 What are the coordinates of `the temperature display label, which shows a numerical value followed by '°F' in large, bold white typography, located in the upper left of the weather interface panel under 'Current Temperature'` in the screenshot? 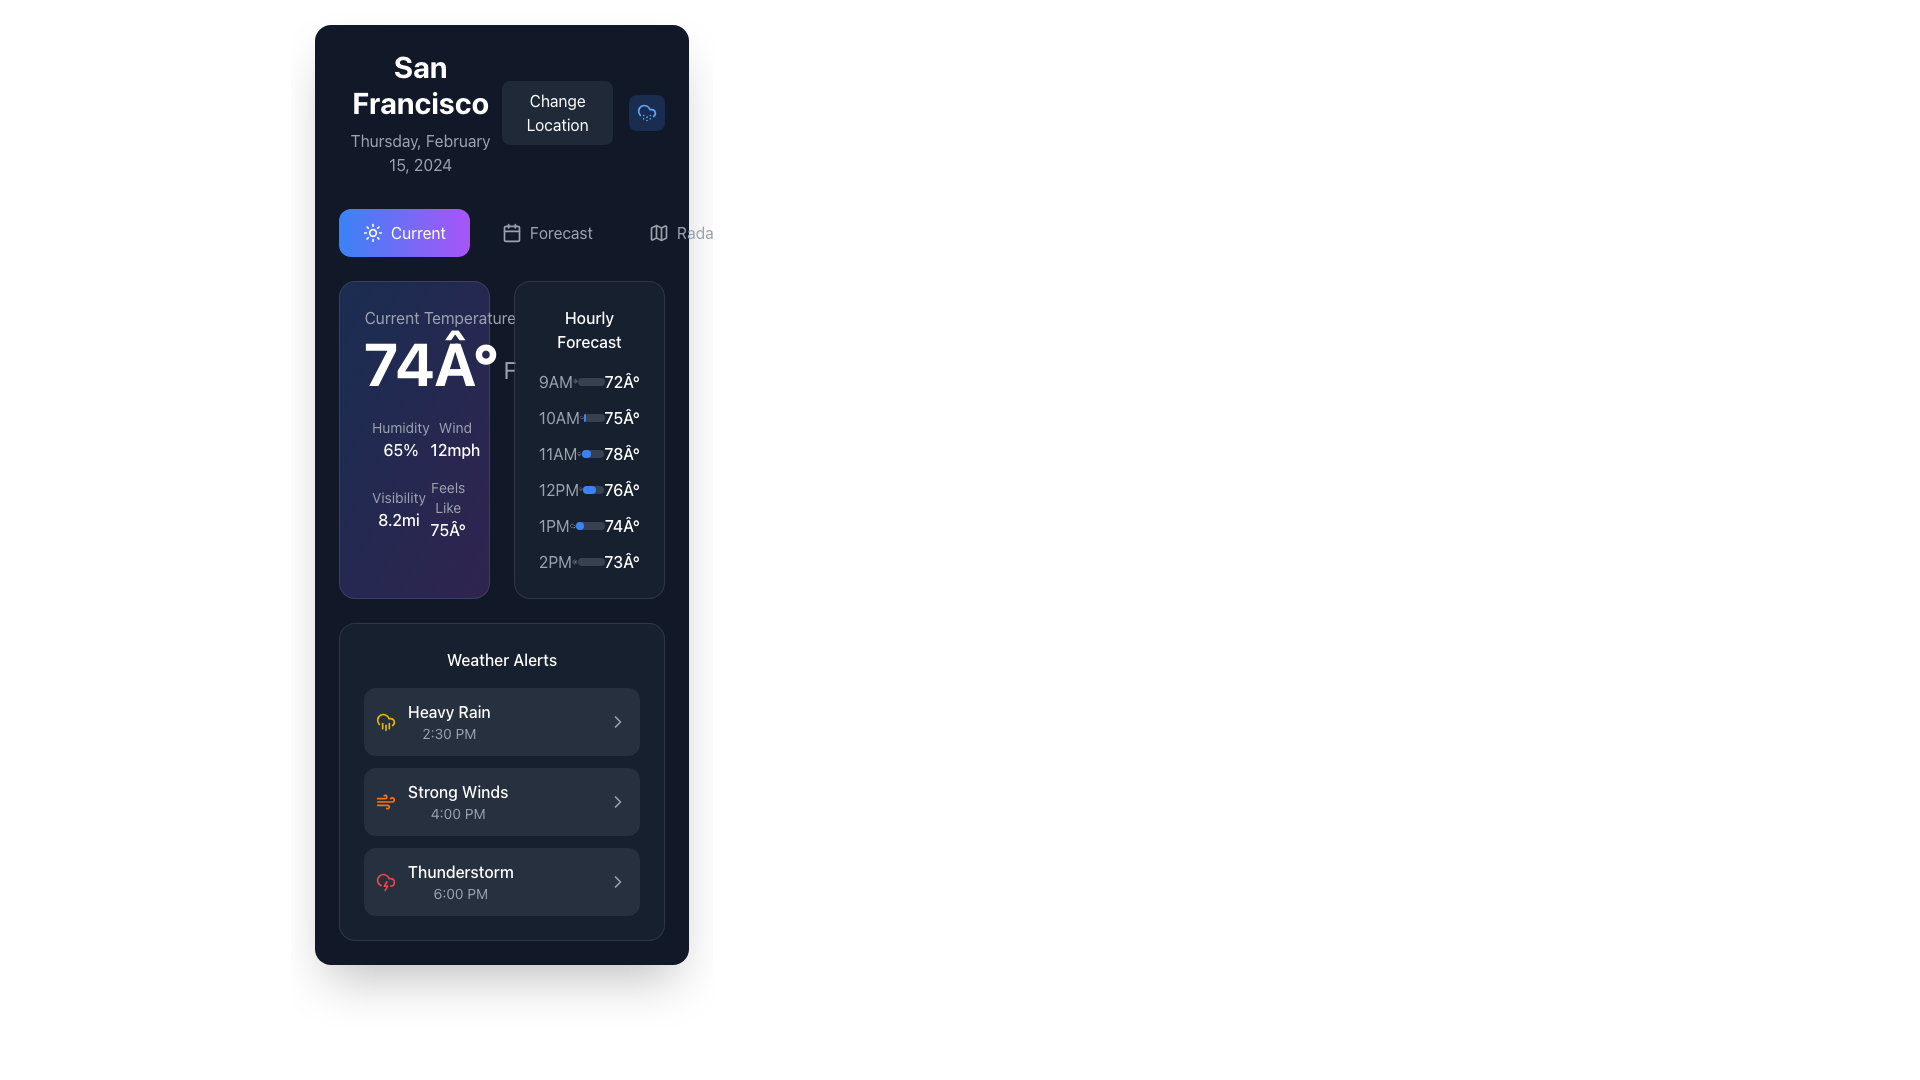 It's located at (439, 363).